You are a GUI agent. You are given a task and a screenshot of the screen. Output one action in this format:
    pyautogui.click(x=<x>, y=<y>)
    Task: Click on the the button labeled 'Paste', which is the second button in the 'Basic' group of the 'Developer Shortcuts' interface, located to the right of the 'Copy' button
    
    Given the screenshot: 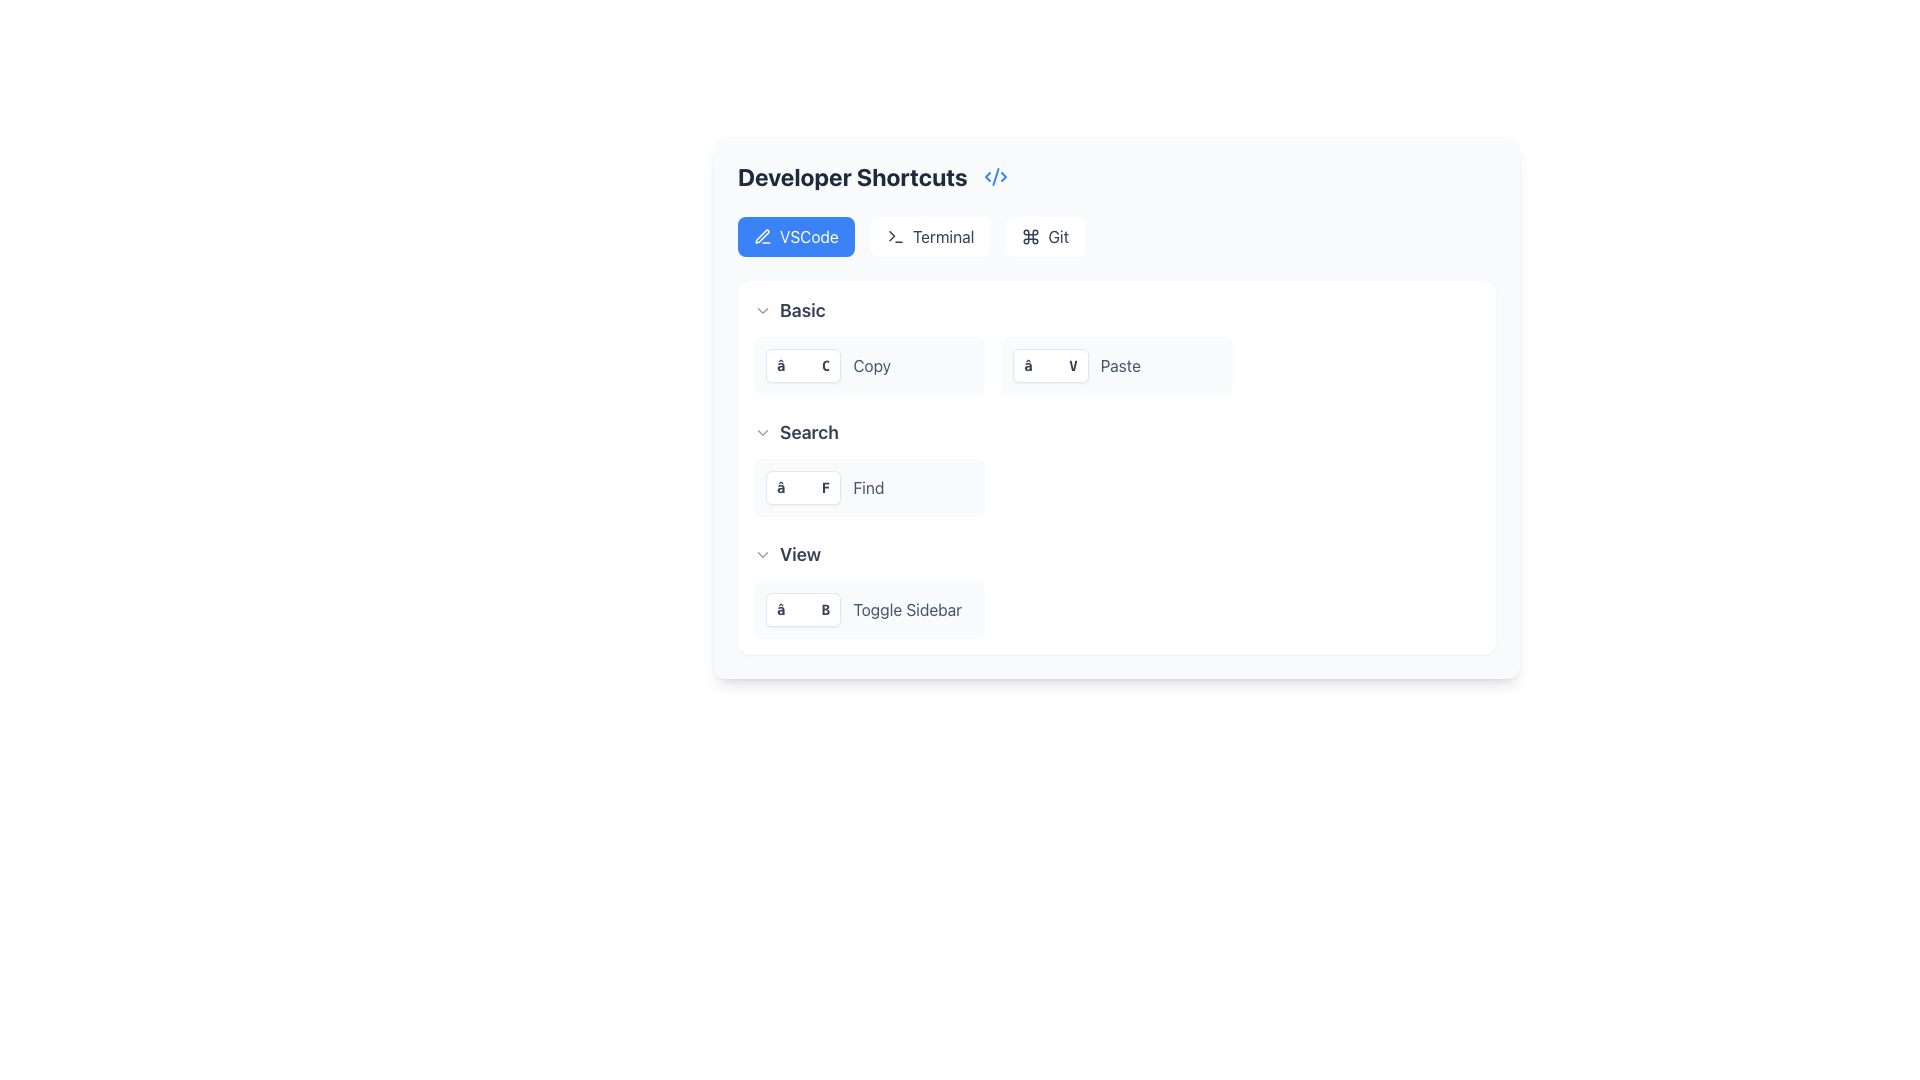 What is the action you would take?
    pyautogui.click(x=1116, y=366)
    